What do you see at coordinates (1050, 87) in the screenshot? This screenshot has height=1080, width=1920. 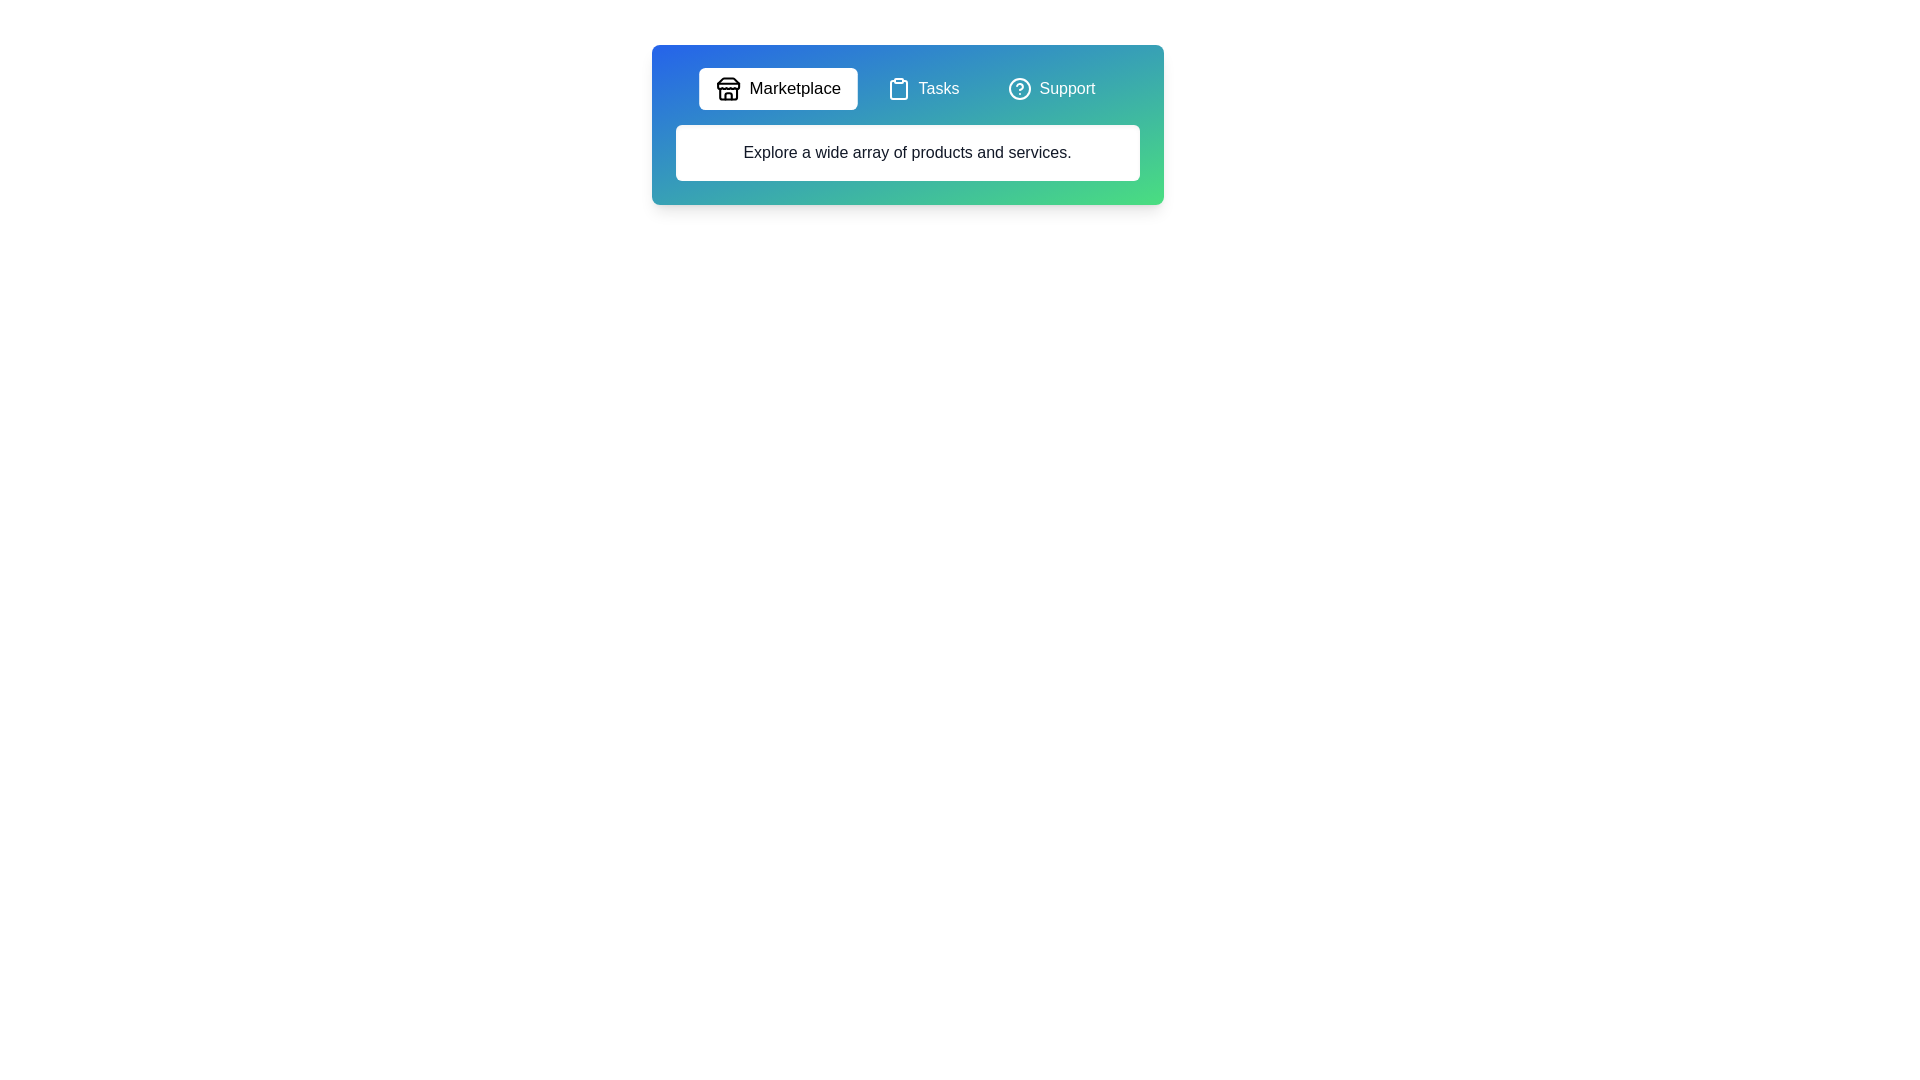 I see `the tab labeled Support to inspect its icon` at bounding box center [1050, 87].